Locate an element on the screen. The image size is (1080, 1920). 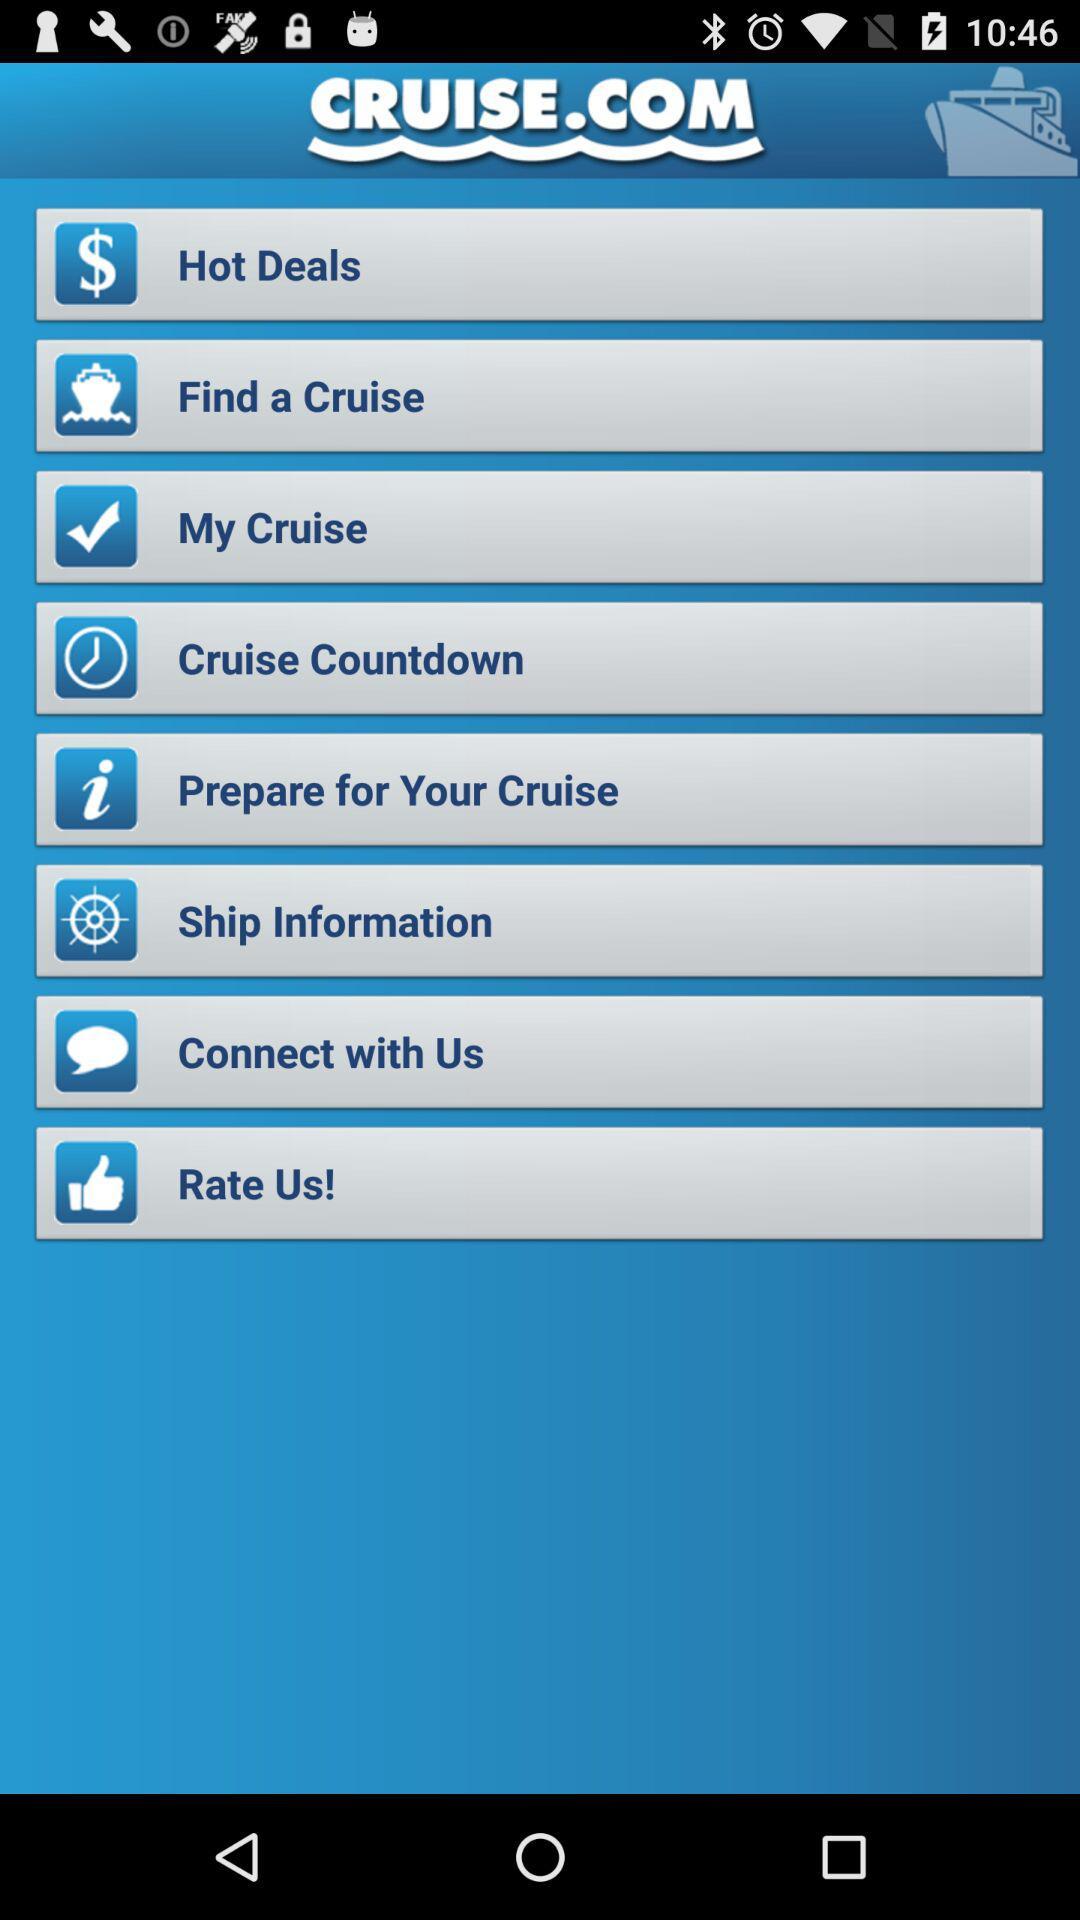
the ship information is located at coordinates (540, 925).